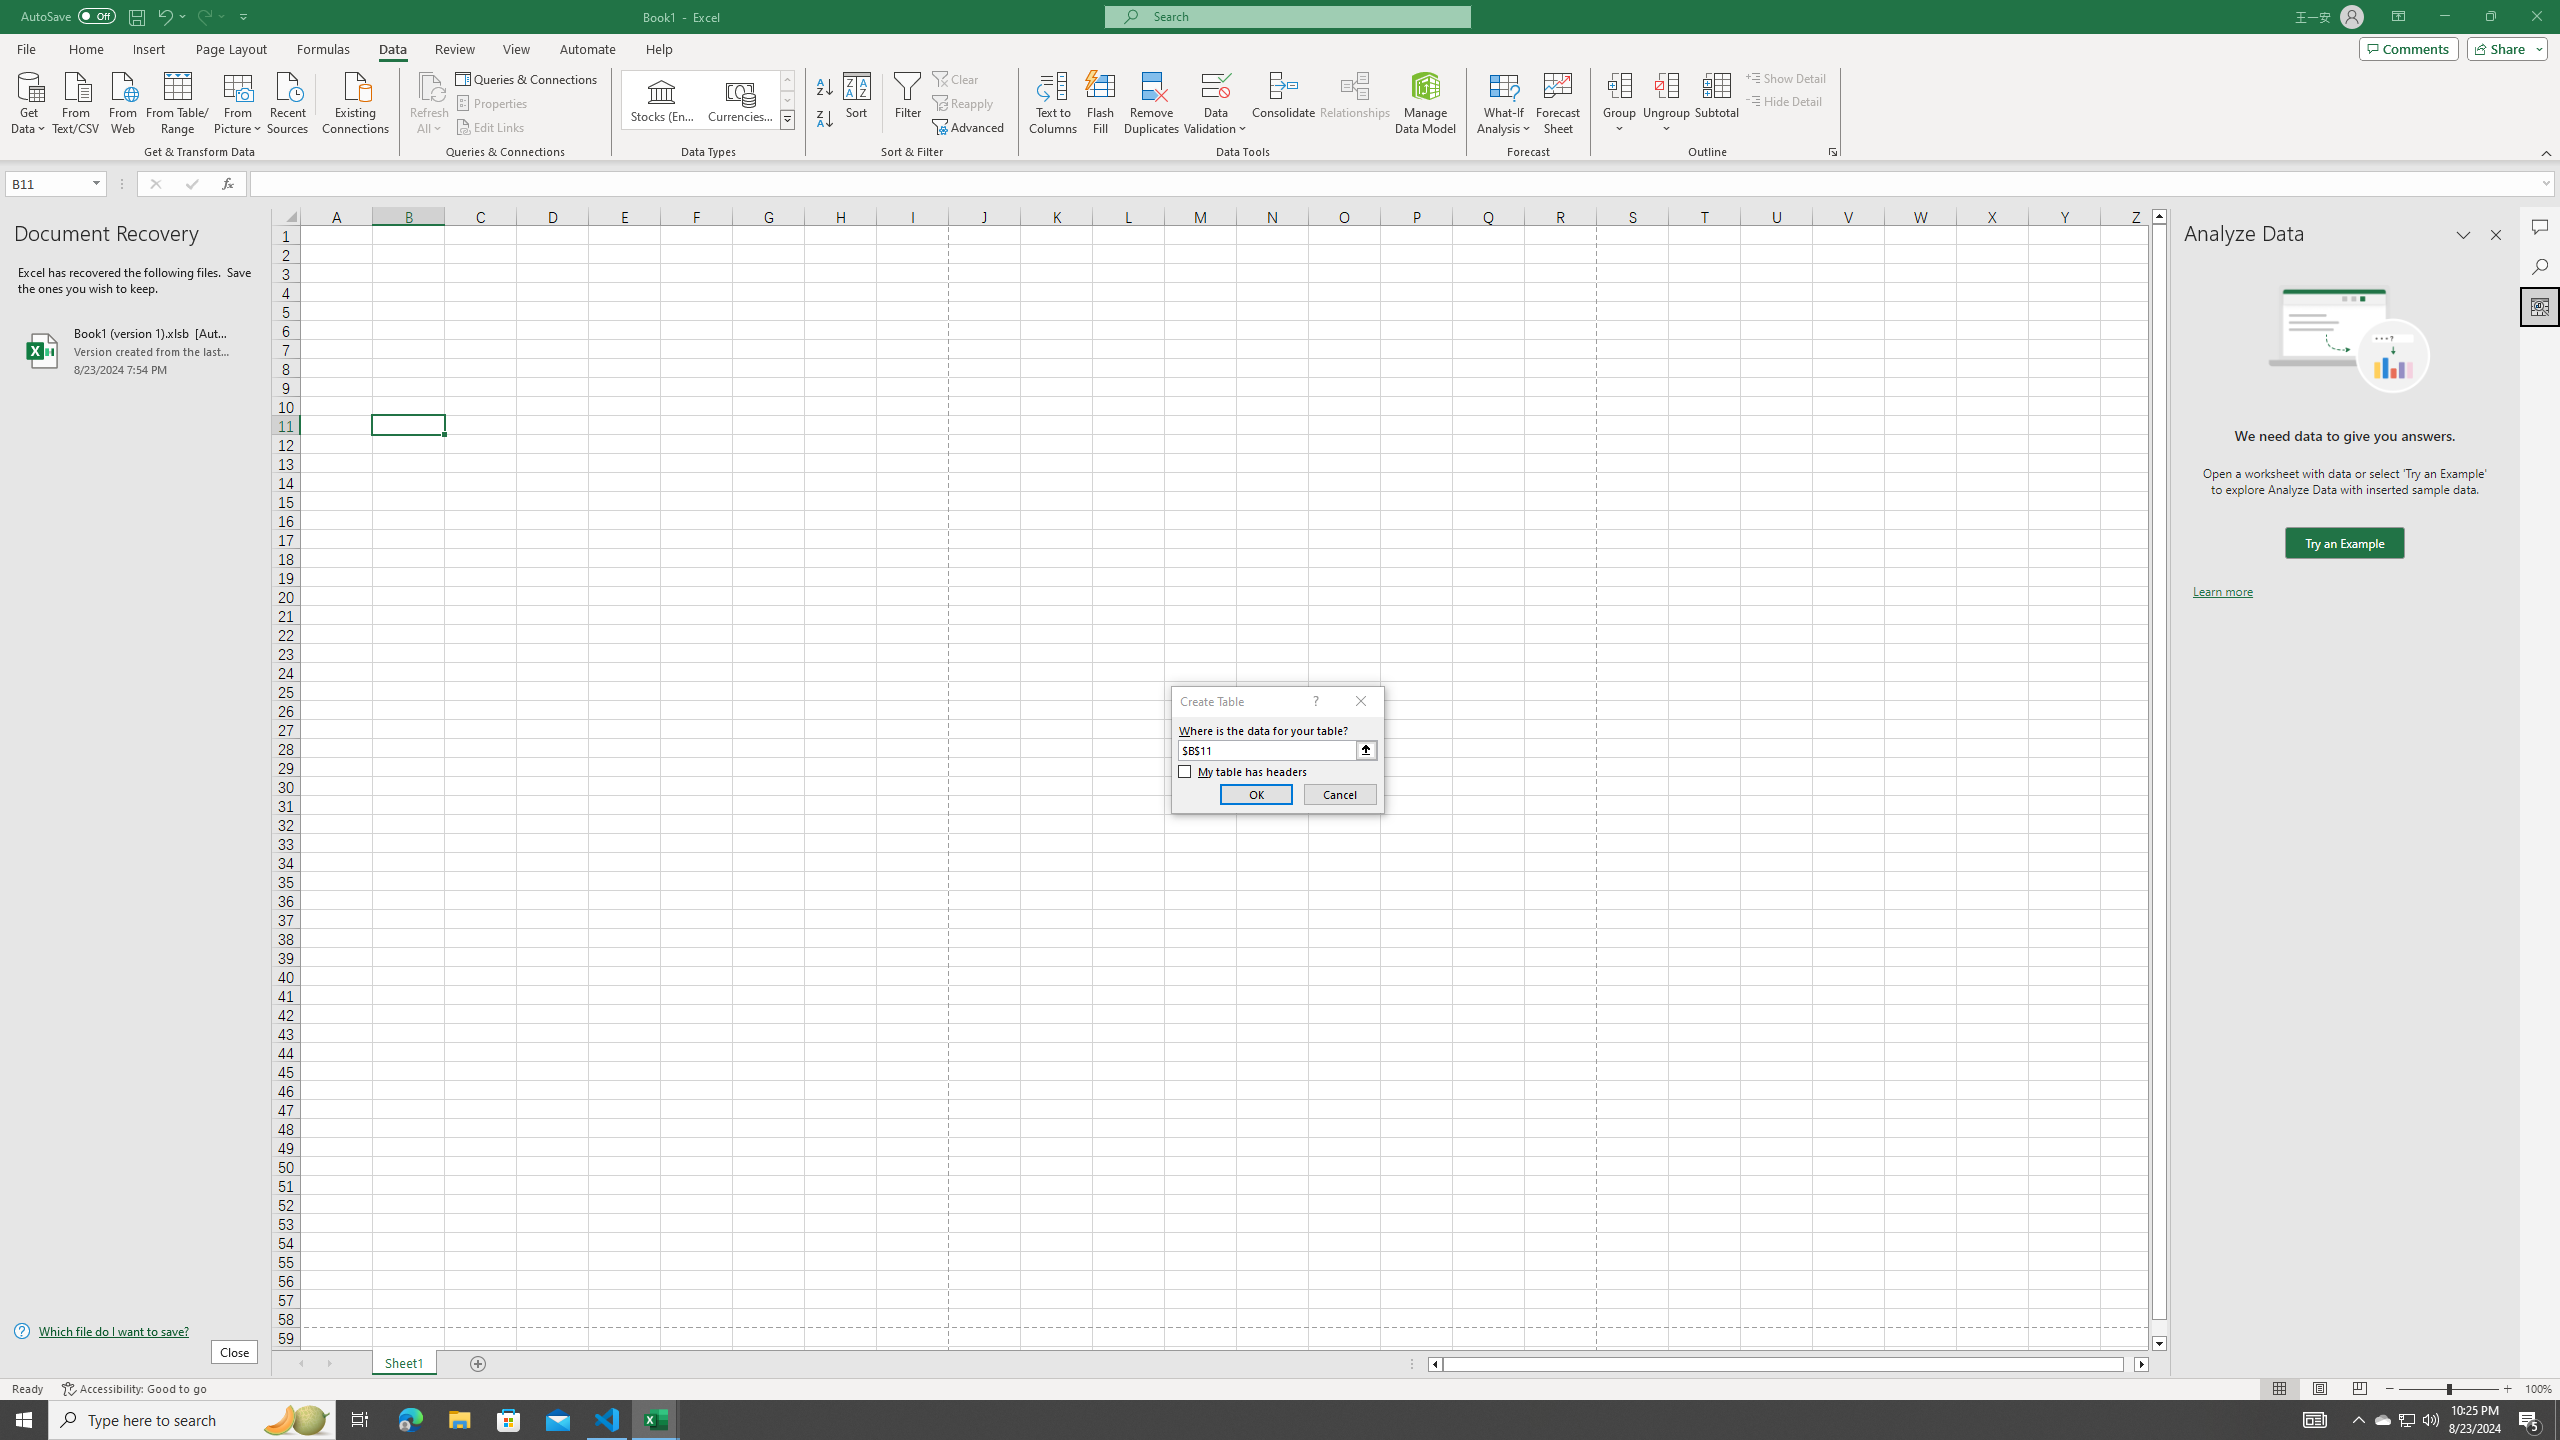 The image size is (2560, 1440). What do you see at coordinates (239, 100) in the screenshot?
I see `'From Picture'` at bounding box center [239, 100].